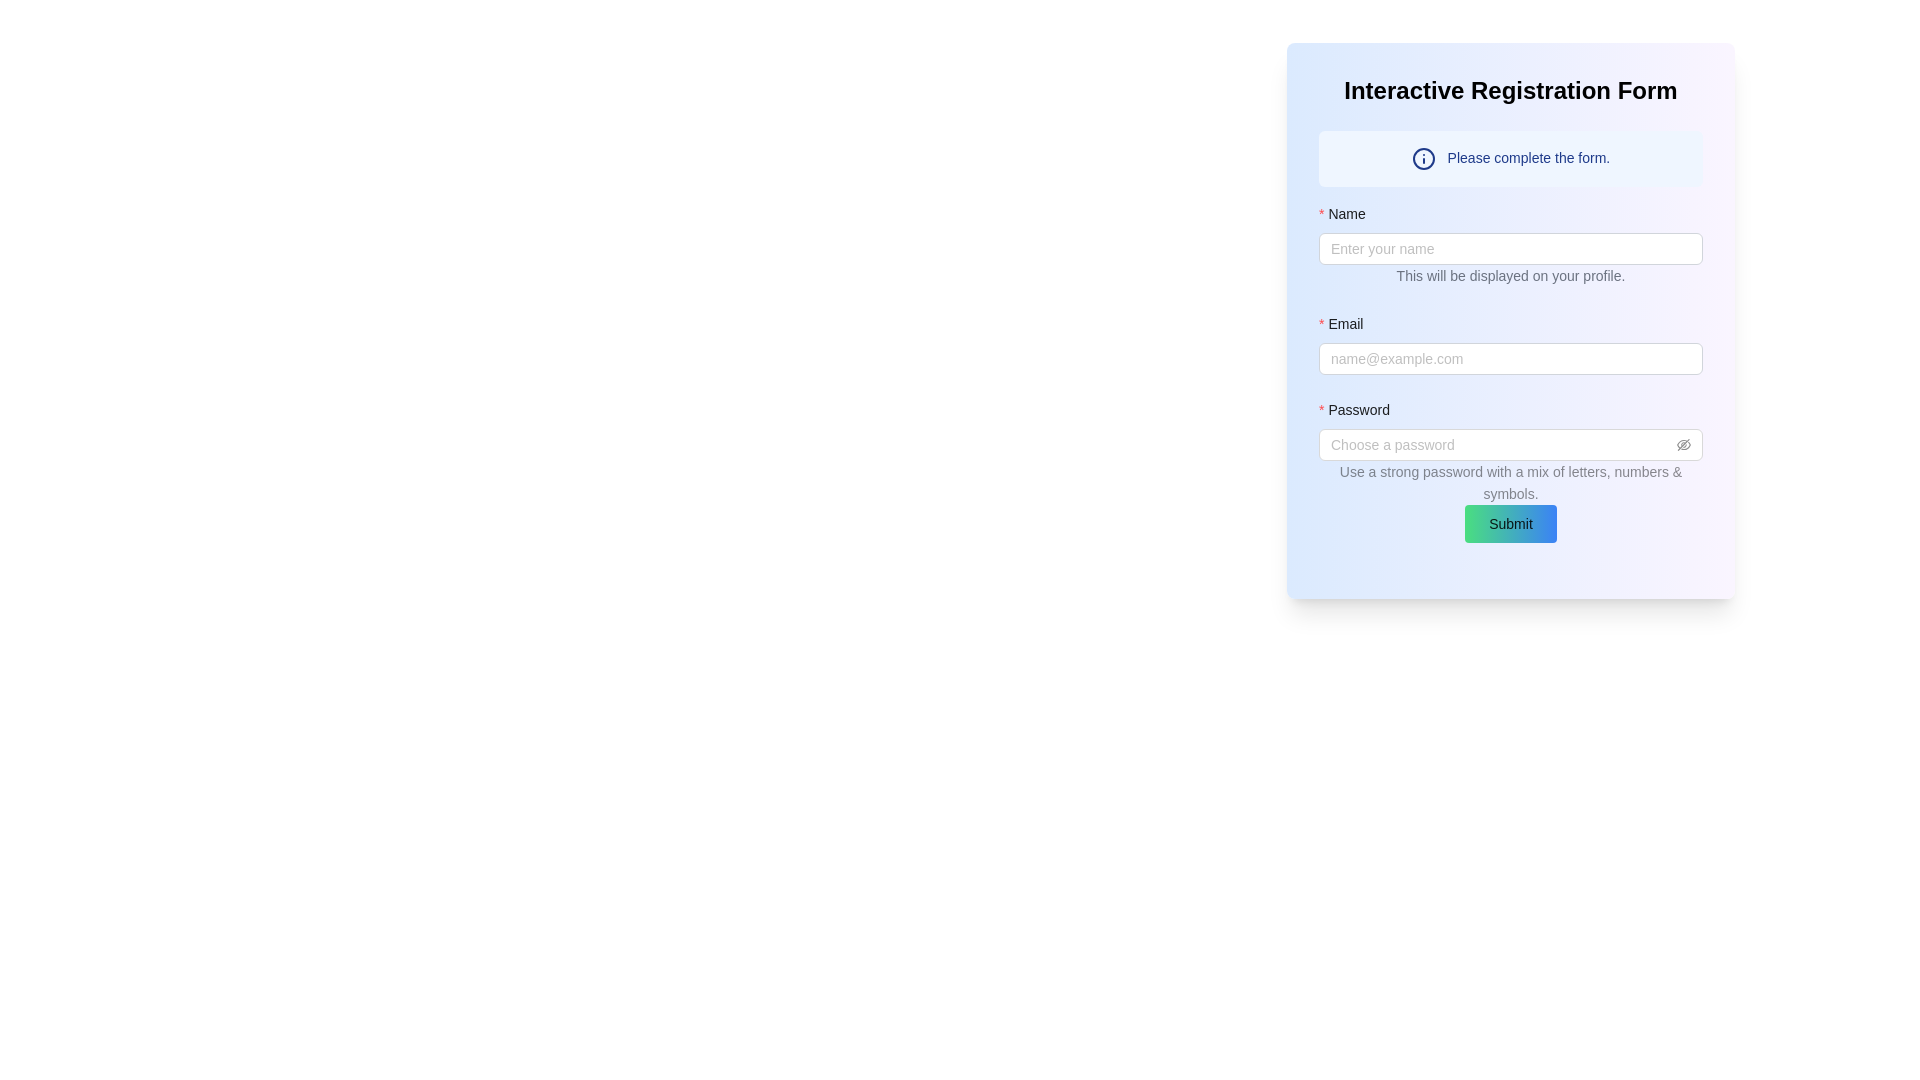 Image resolution: width=1920 pixels, height=1080 pixels. Describe the element at coordinates (1349, 214) in the screenshot. I see `the 'Name' text label, which is styled with a standard sans-serif font and indicates a mandatory field with a red asterisk, positioned above the 'Enter your name' input field in the 'Interactive Registration Form' section` at that location.